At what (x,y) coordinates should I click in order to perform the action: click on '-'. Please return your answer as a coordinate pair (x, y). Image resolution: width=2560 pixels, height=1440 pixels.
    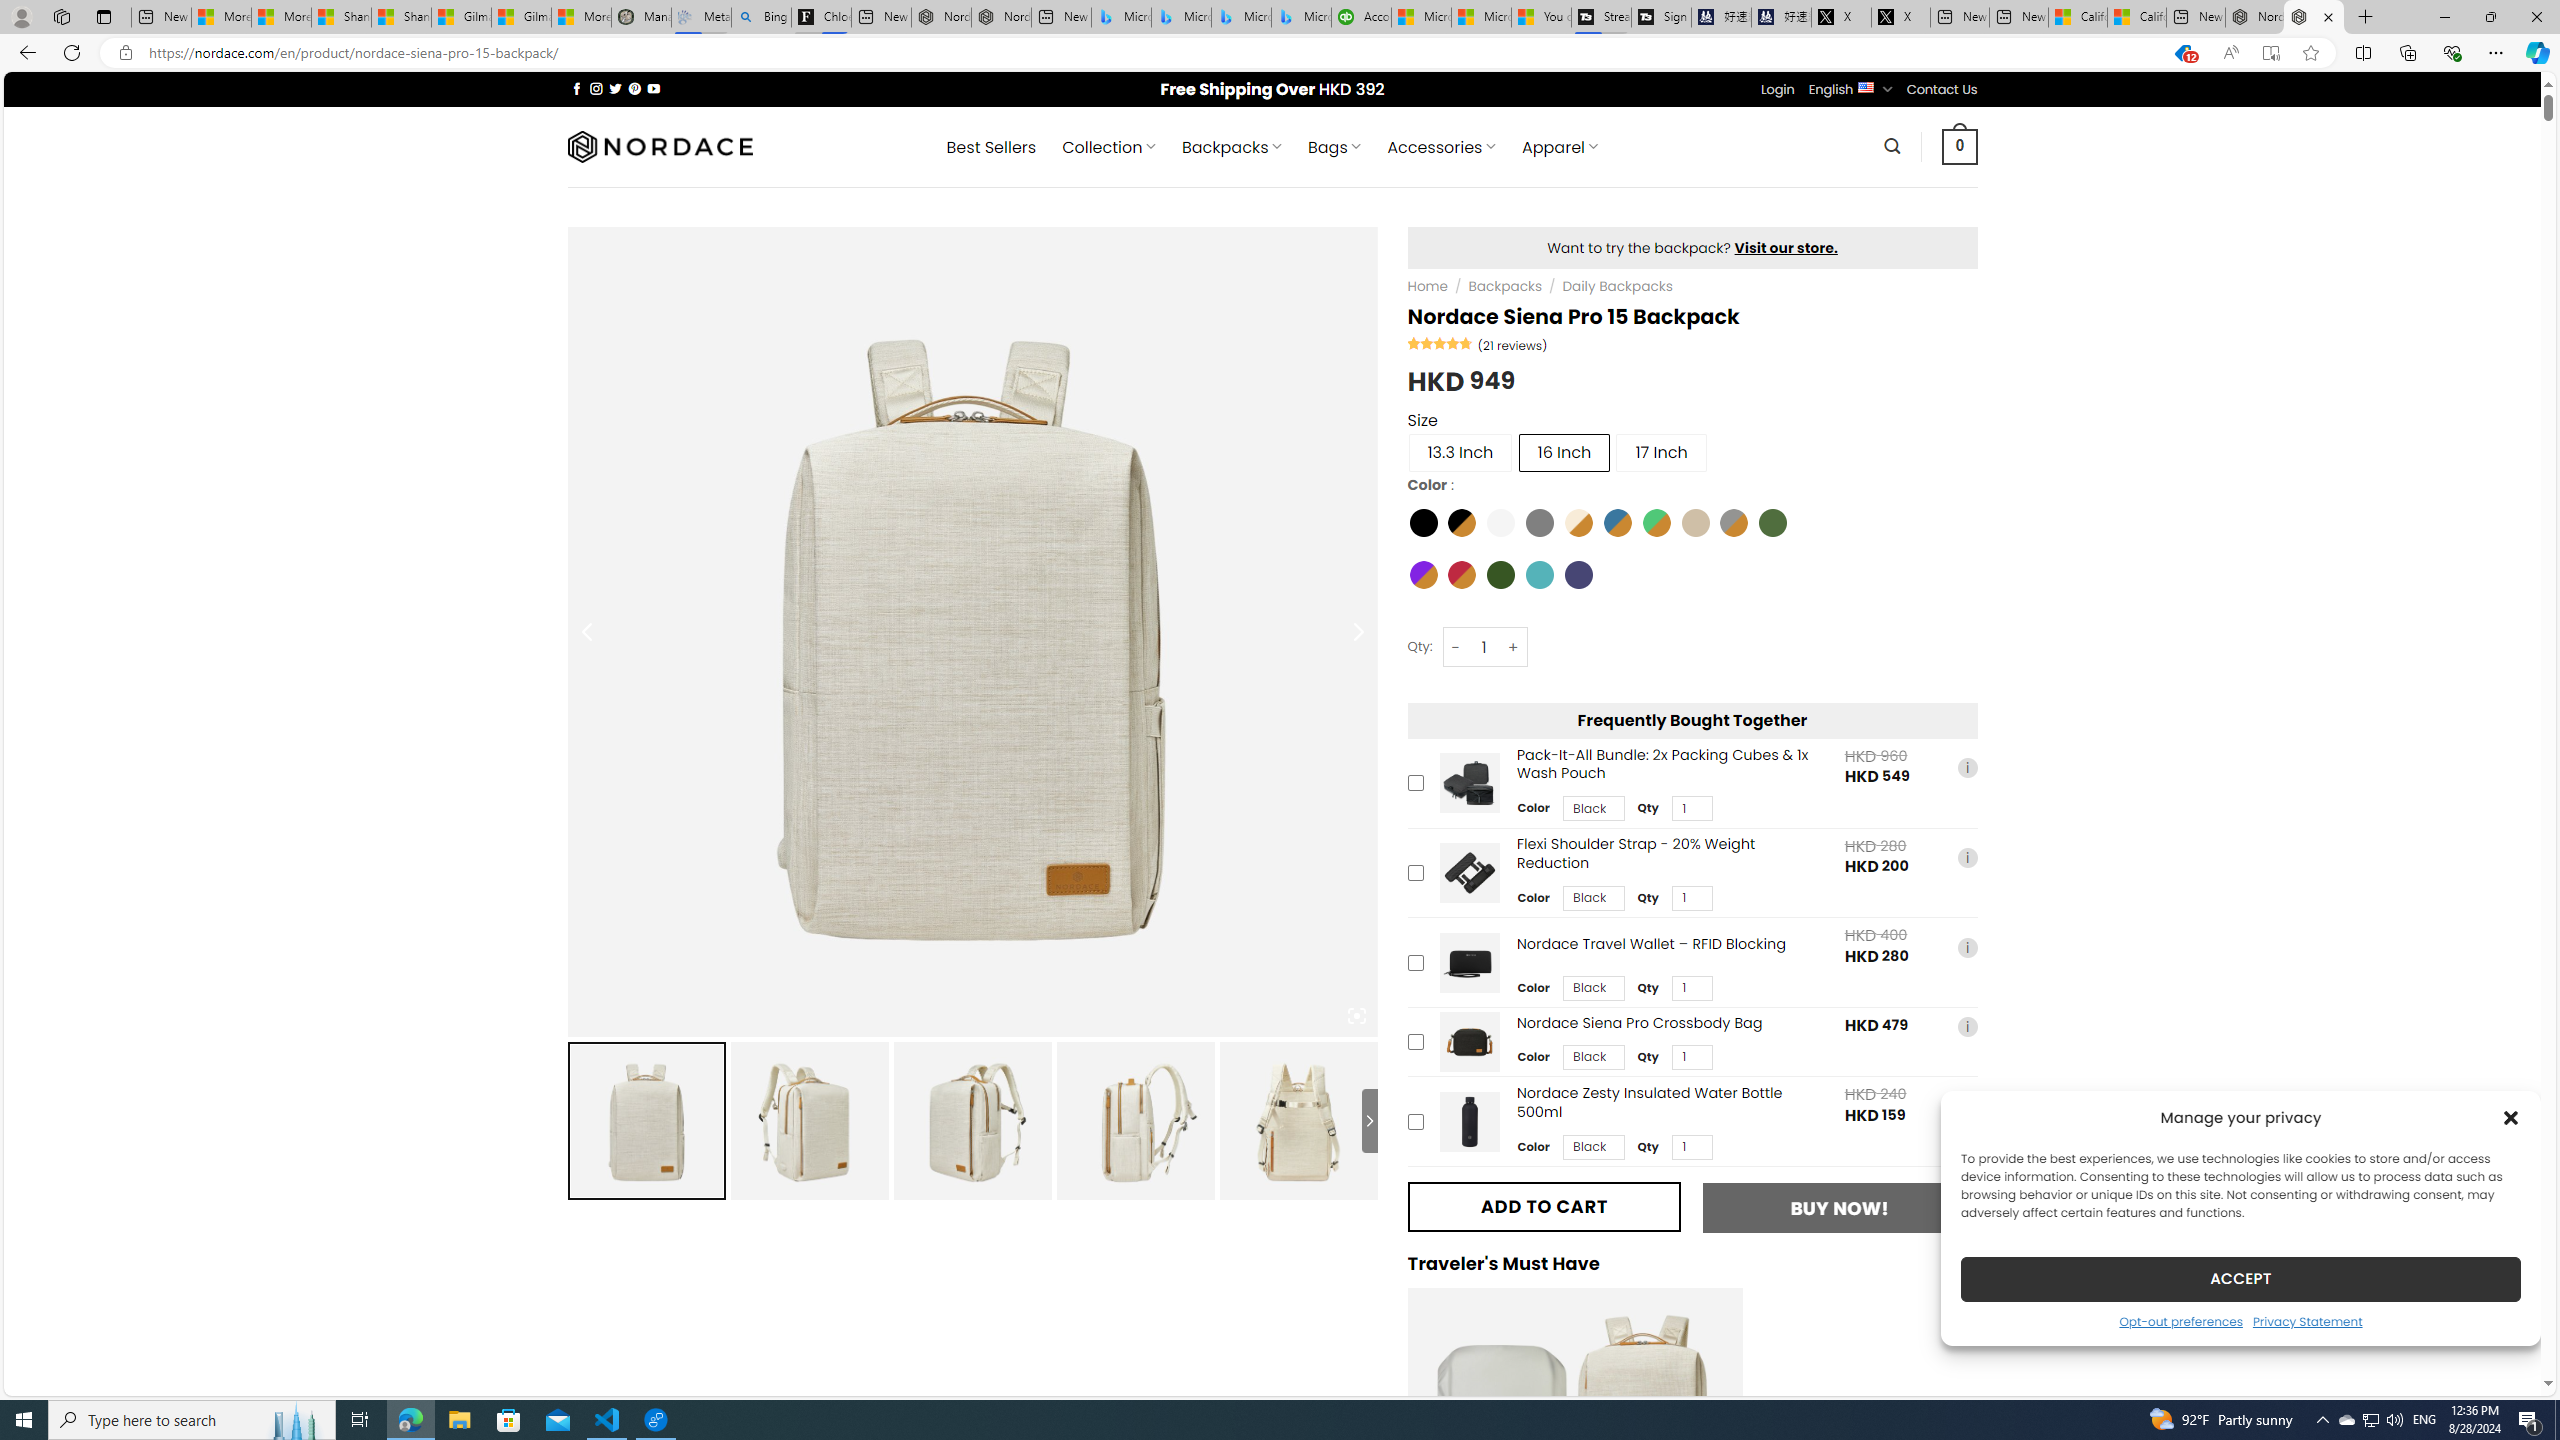
    Looking at the image, I should click on (1455, 647).